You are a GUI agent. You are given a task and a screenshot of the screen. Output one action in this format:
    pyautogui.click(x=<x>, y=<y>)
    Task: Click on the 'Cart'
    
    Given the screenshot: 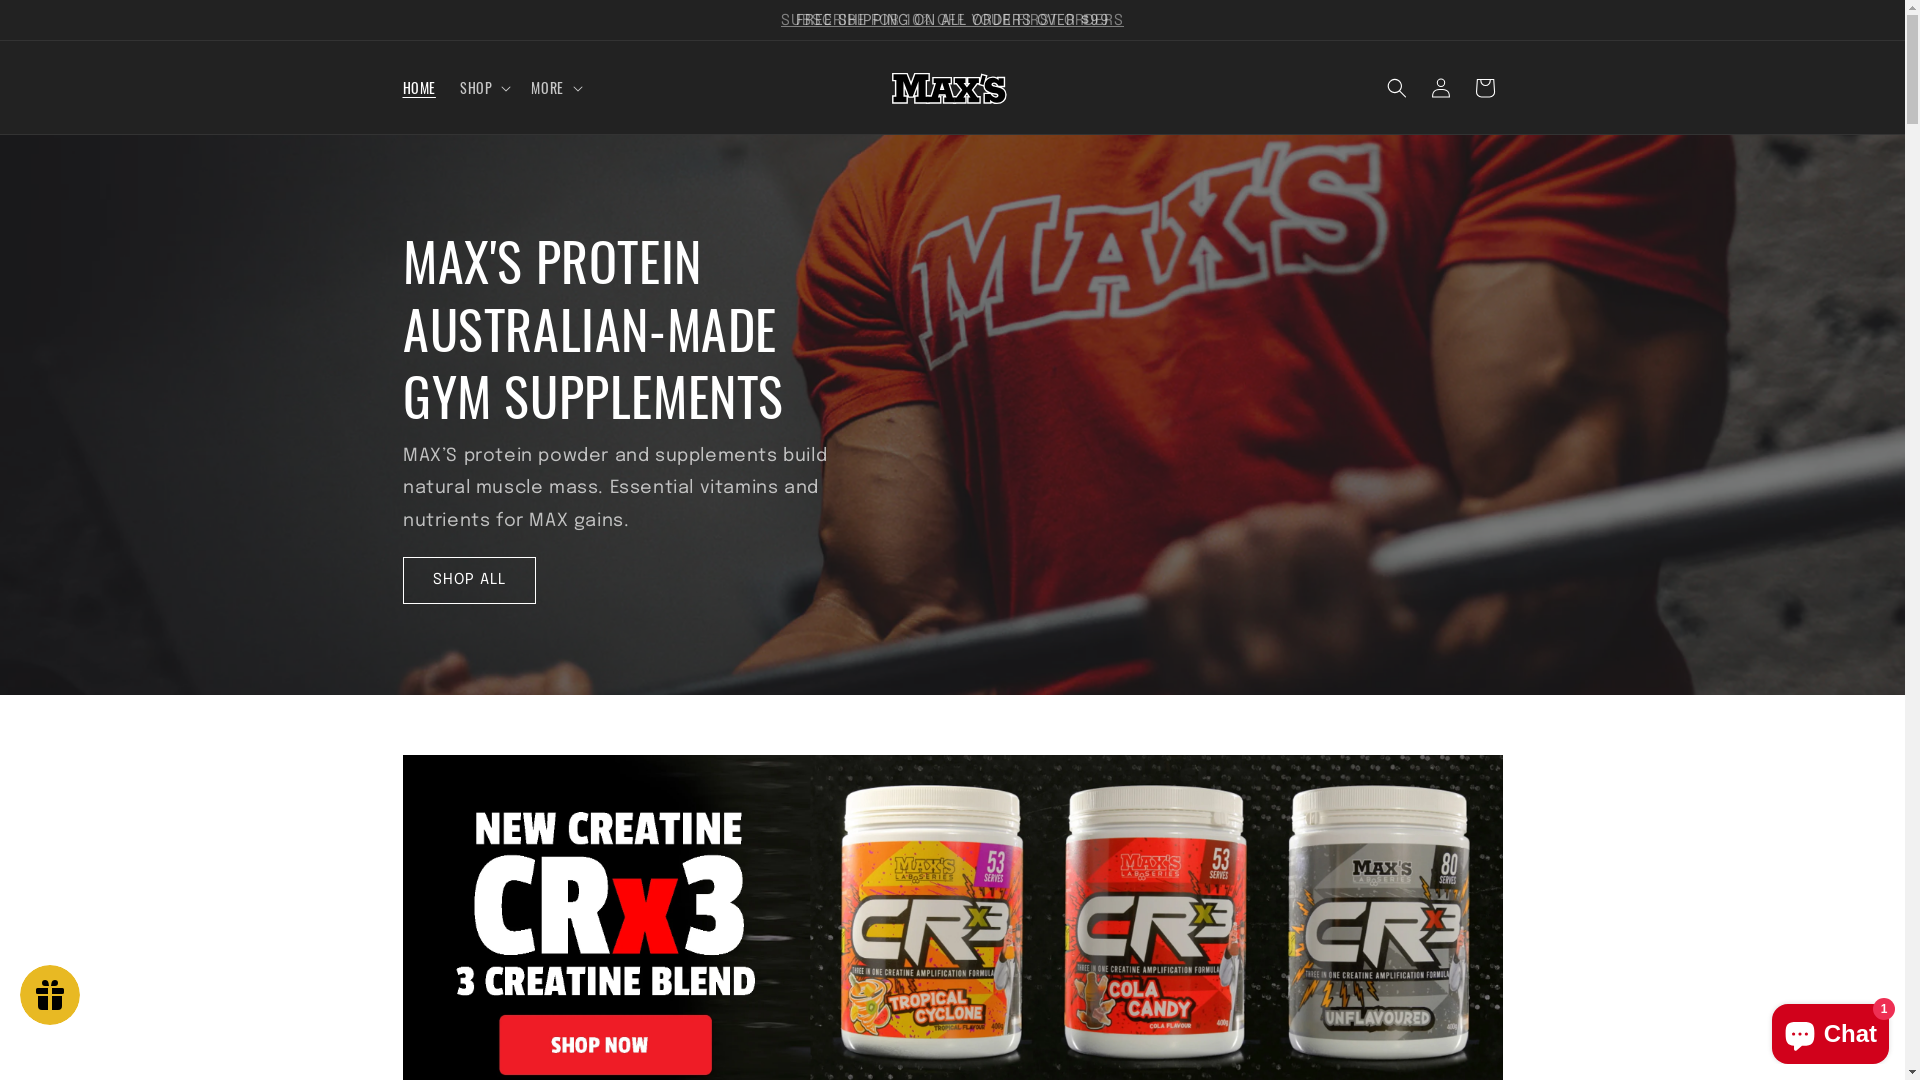 What is the action you would take?
    pyautogui.click(x=1483, y=87)
    